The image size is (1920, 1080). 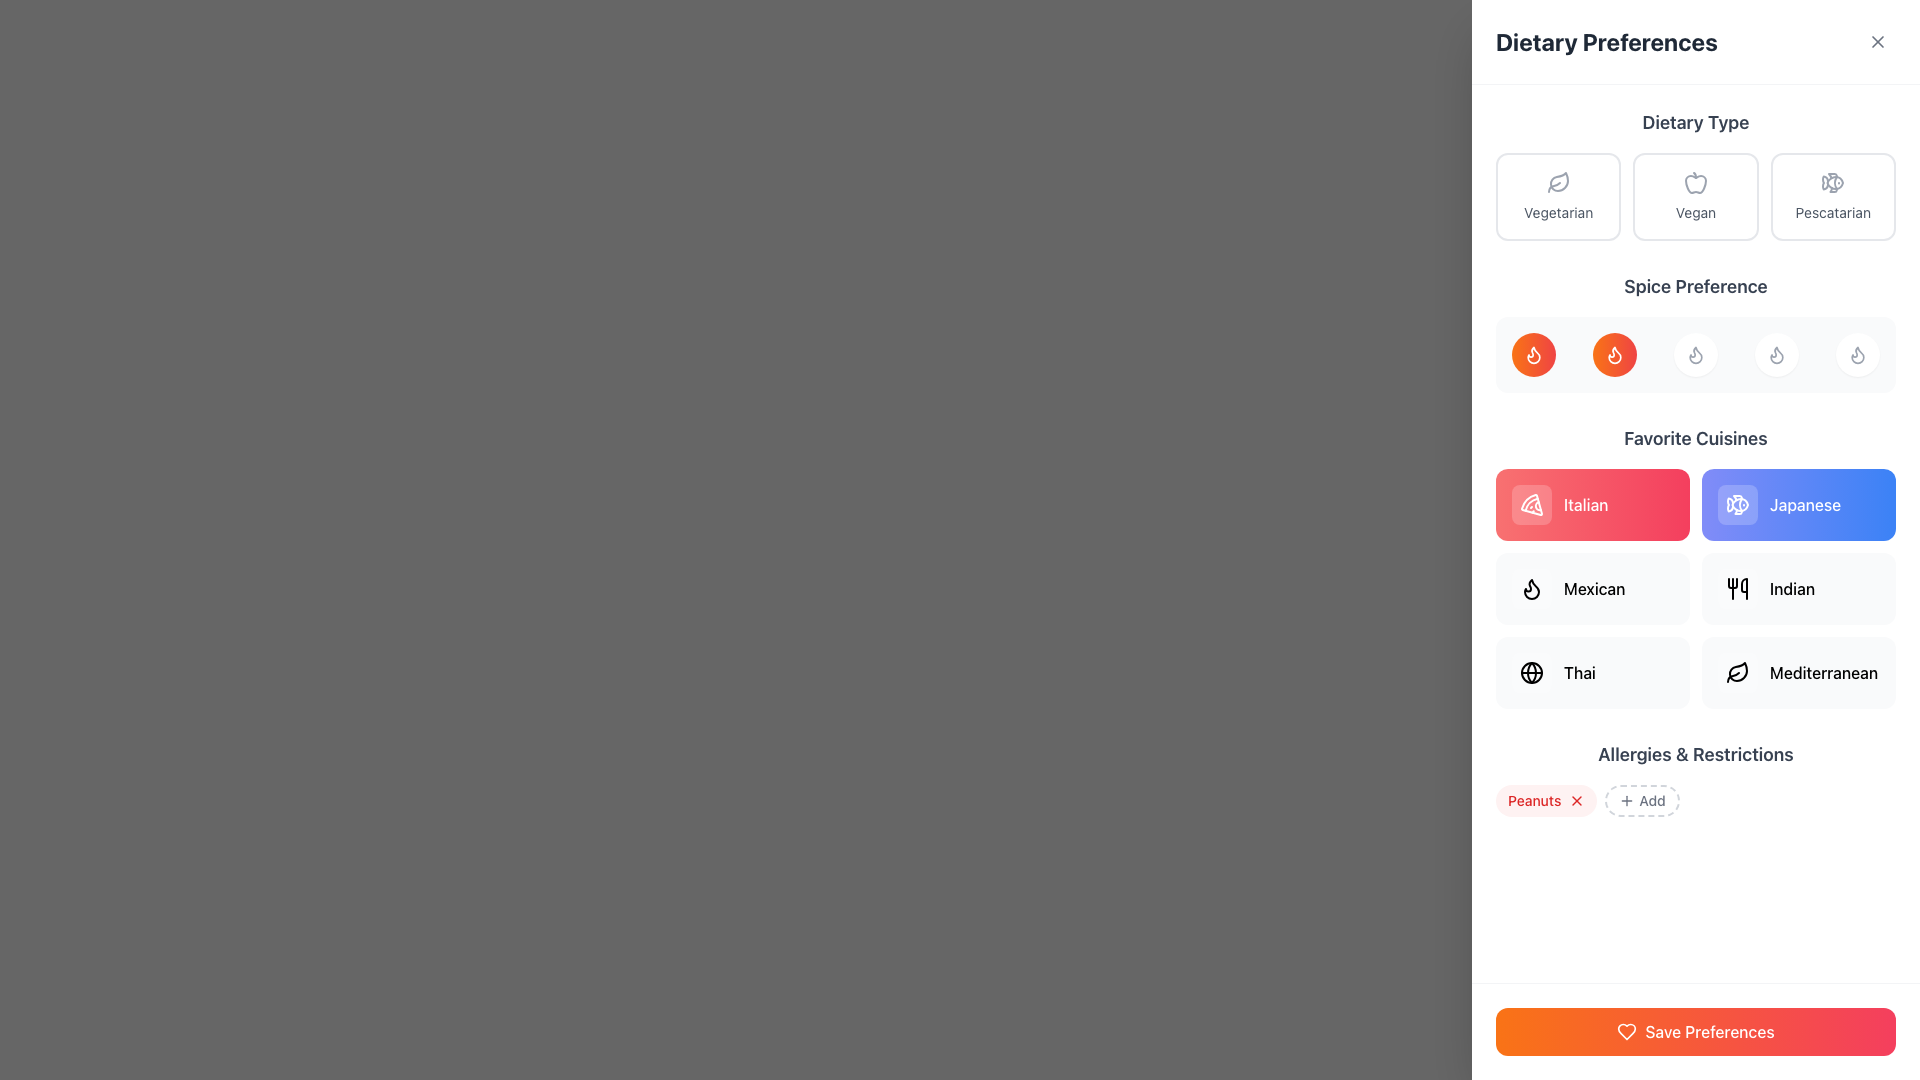 I want to click on the pizza slice icon in the 'Favorite Cuisines' section, which is the primary icon for the 'Italian' cuisine selection, so click(x=1530, y=504).